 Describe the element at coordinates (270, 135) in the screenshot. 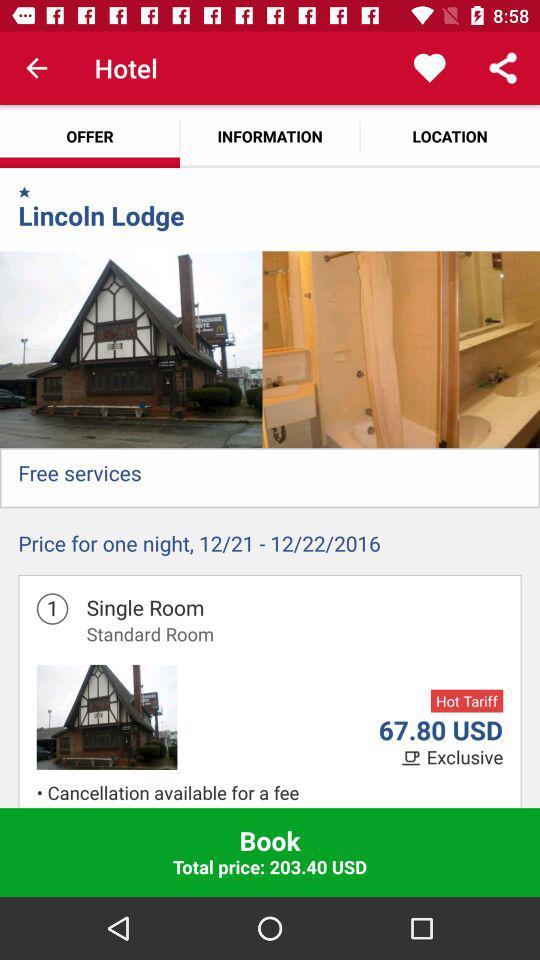

I see `the information item` at that location.